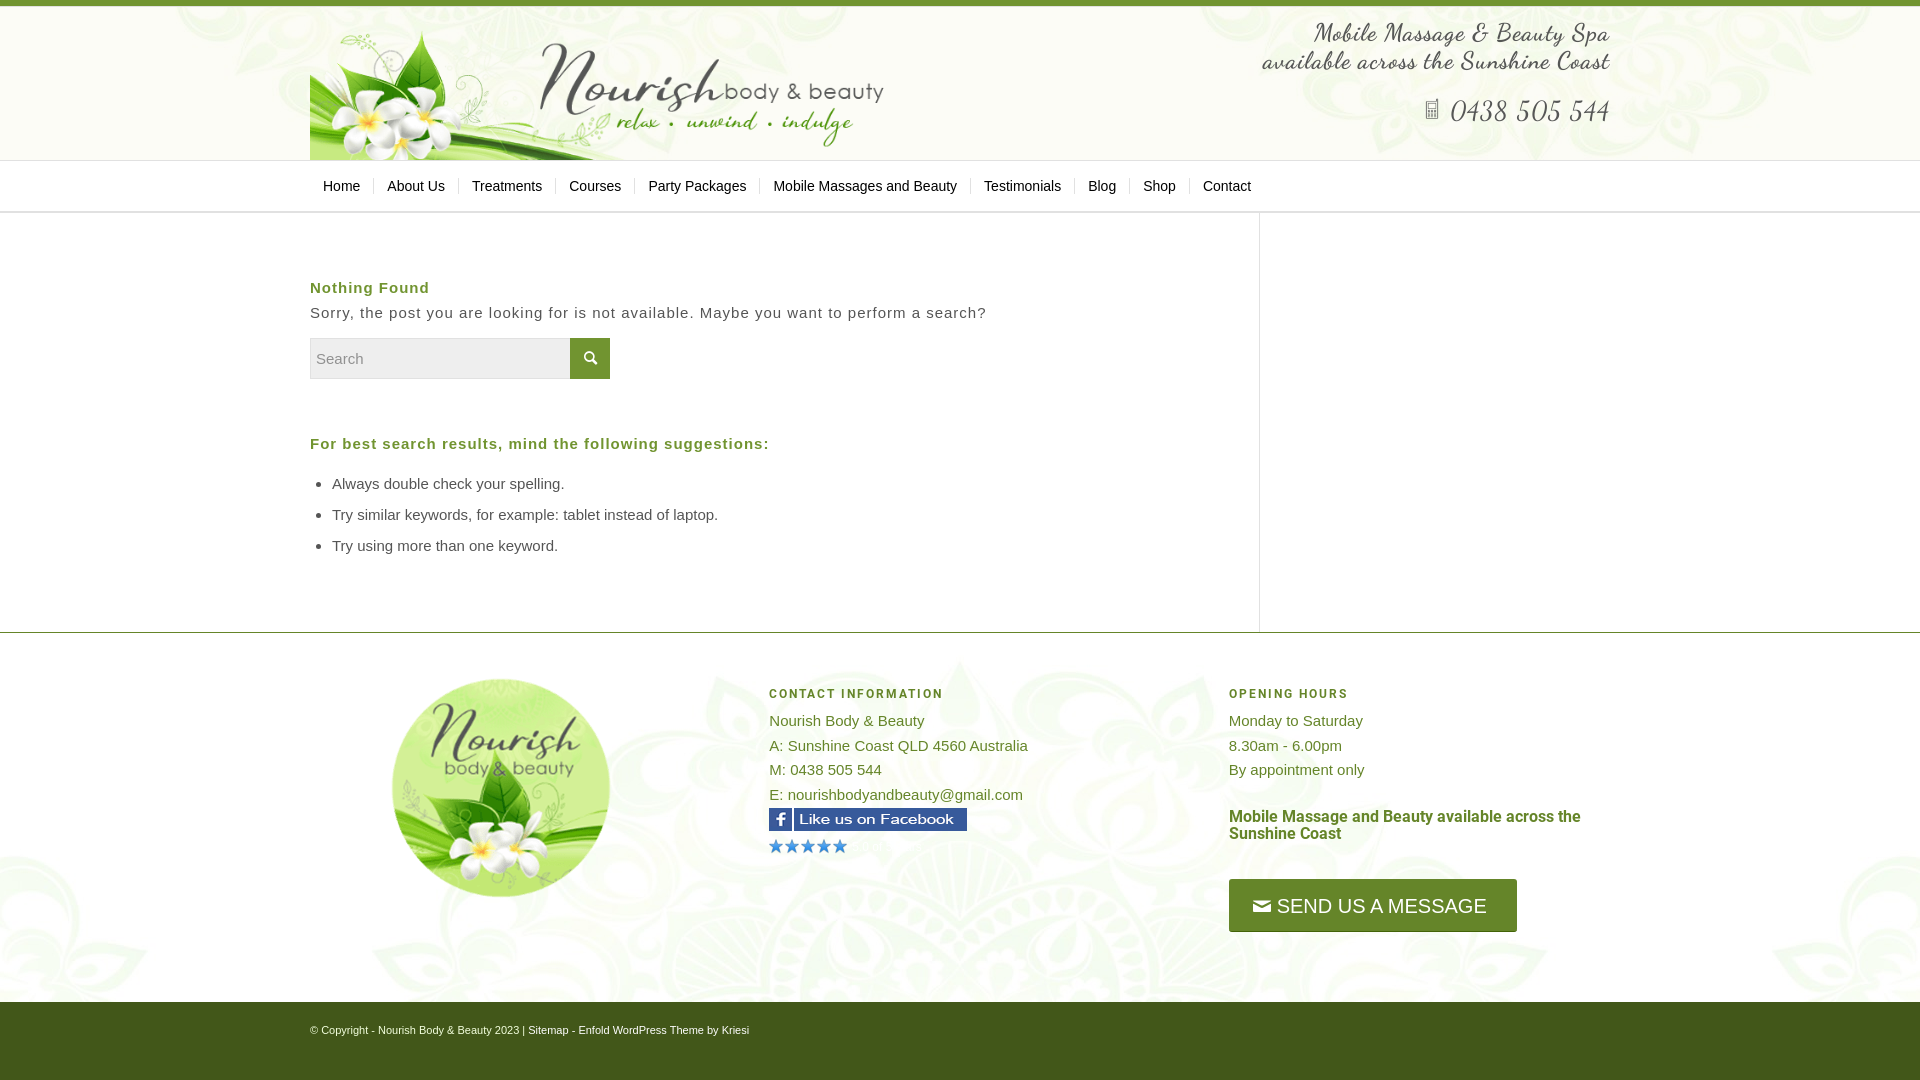 The width and height of the screenshot is (1920, 1080). Describe the element at coordinates (1158, 185) in the screenshot. I see `'Shop'` at that location.